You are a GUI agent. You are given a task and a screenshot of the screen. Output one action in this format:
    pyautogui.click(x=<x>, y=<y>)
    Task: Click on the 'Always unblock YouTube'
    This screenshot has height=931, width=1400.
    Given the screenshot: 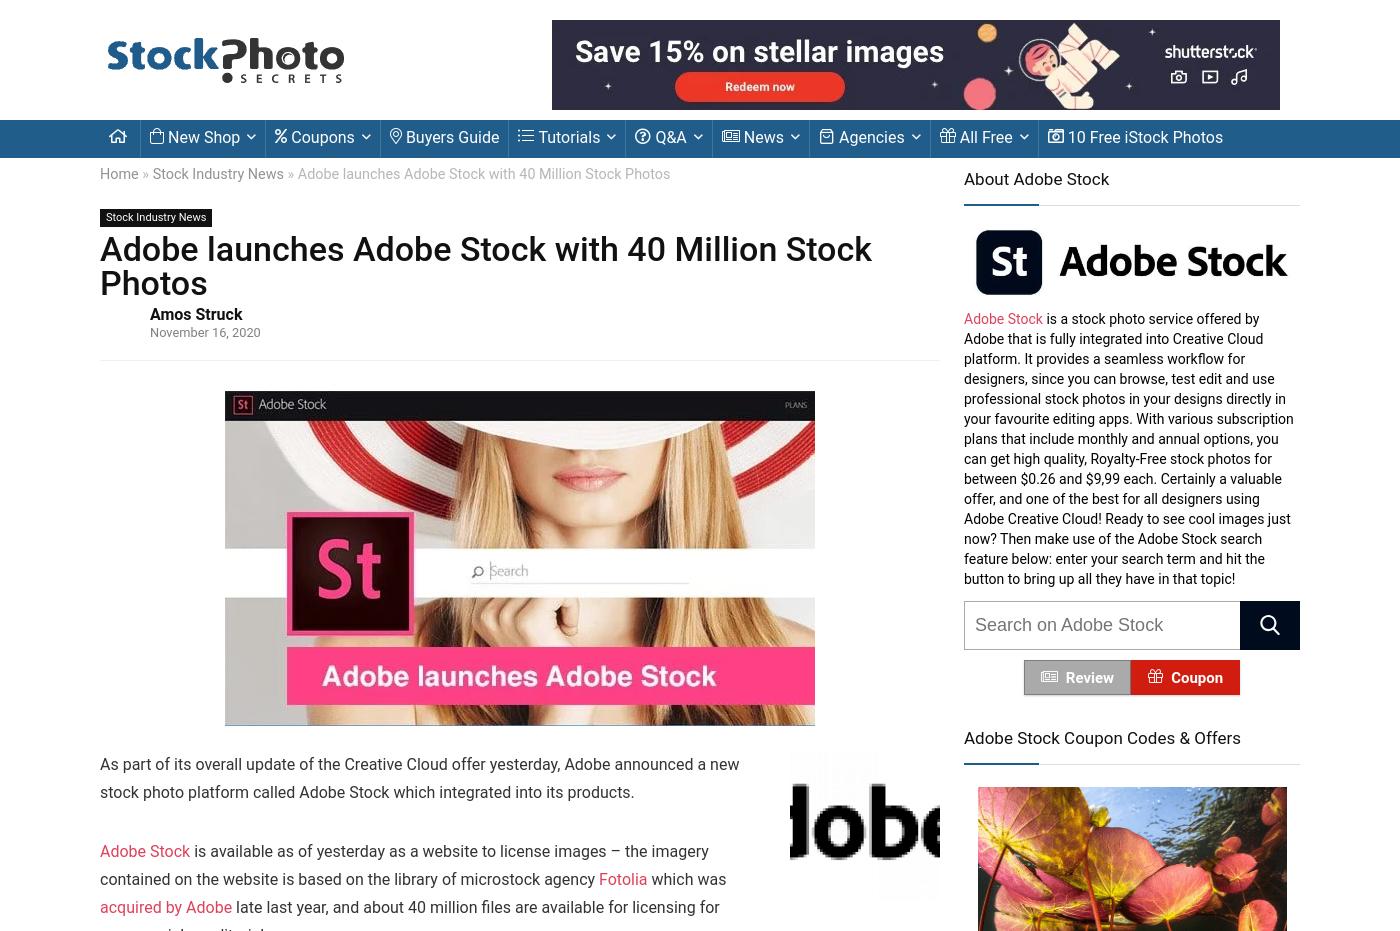 What is the action you would take?
    pyautogui.click(x=527, y=113)
    